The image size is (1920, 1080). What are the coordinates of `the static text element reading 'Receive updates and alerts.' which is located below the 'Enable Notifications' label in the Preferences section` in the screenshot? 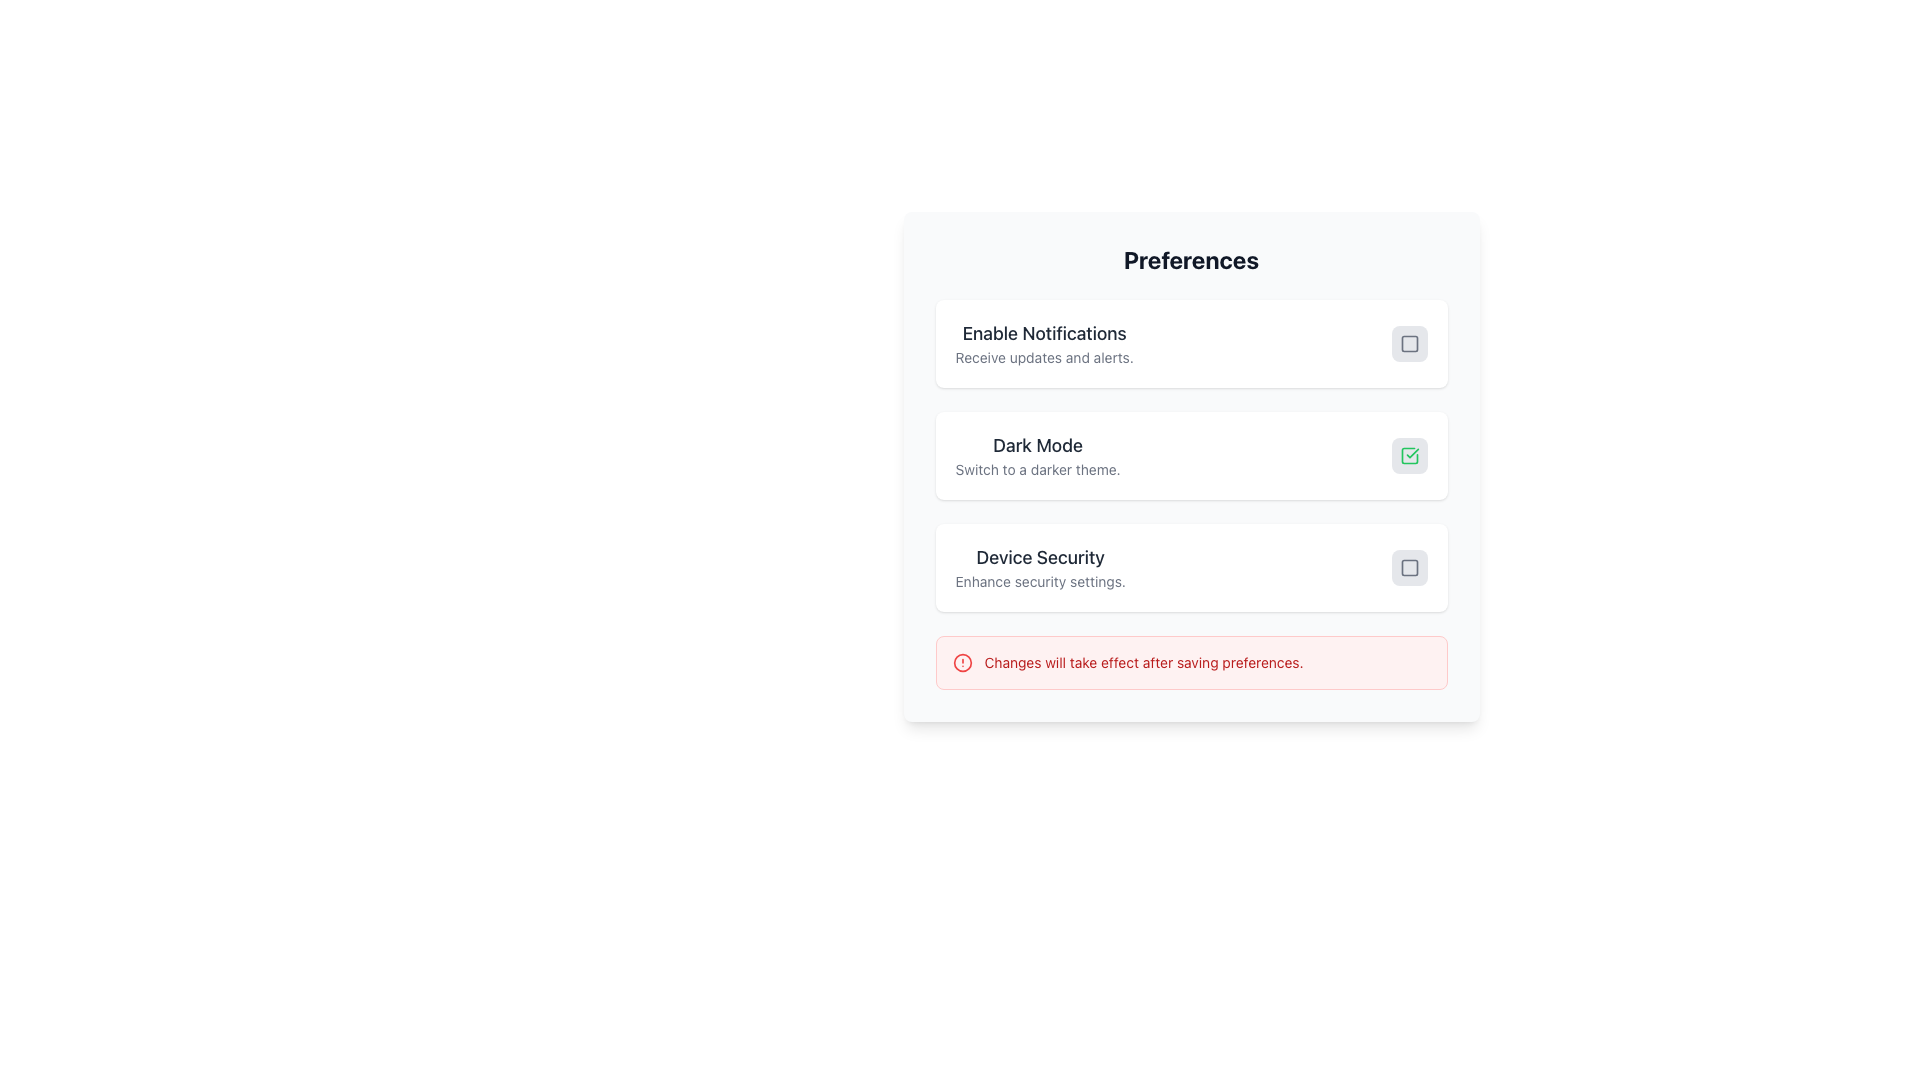 It's located at (1043, 357).